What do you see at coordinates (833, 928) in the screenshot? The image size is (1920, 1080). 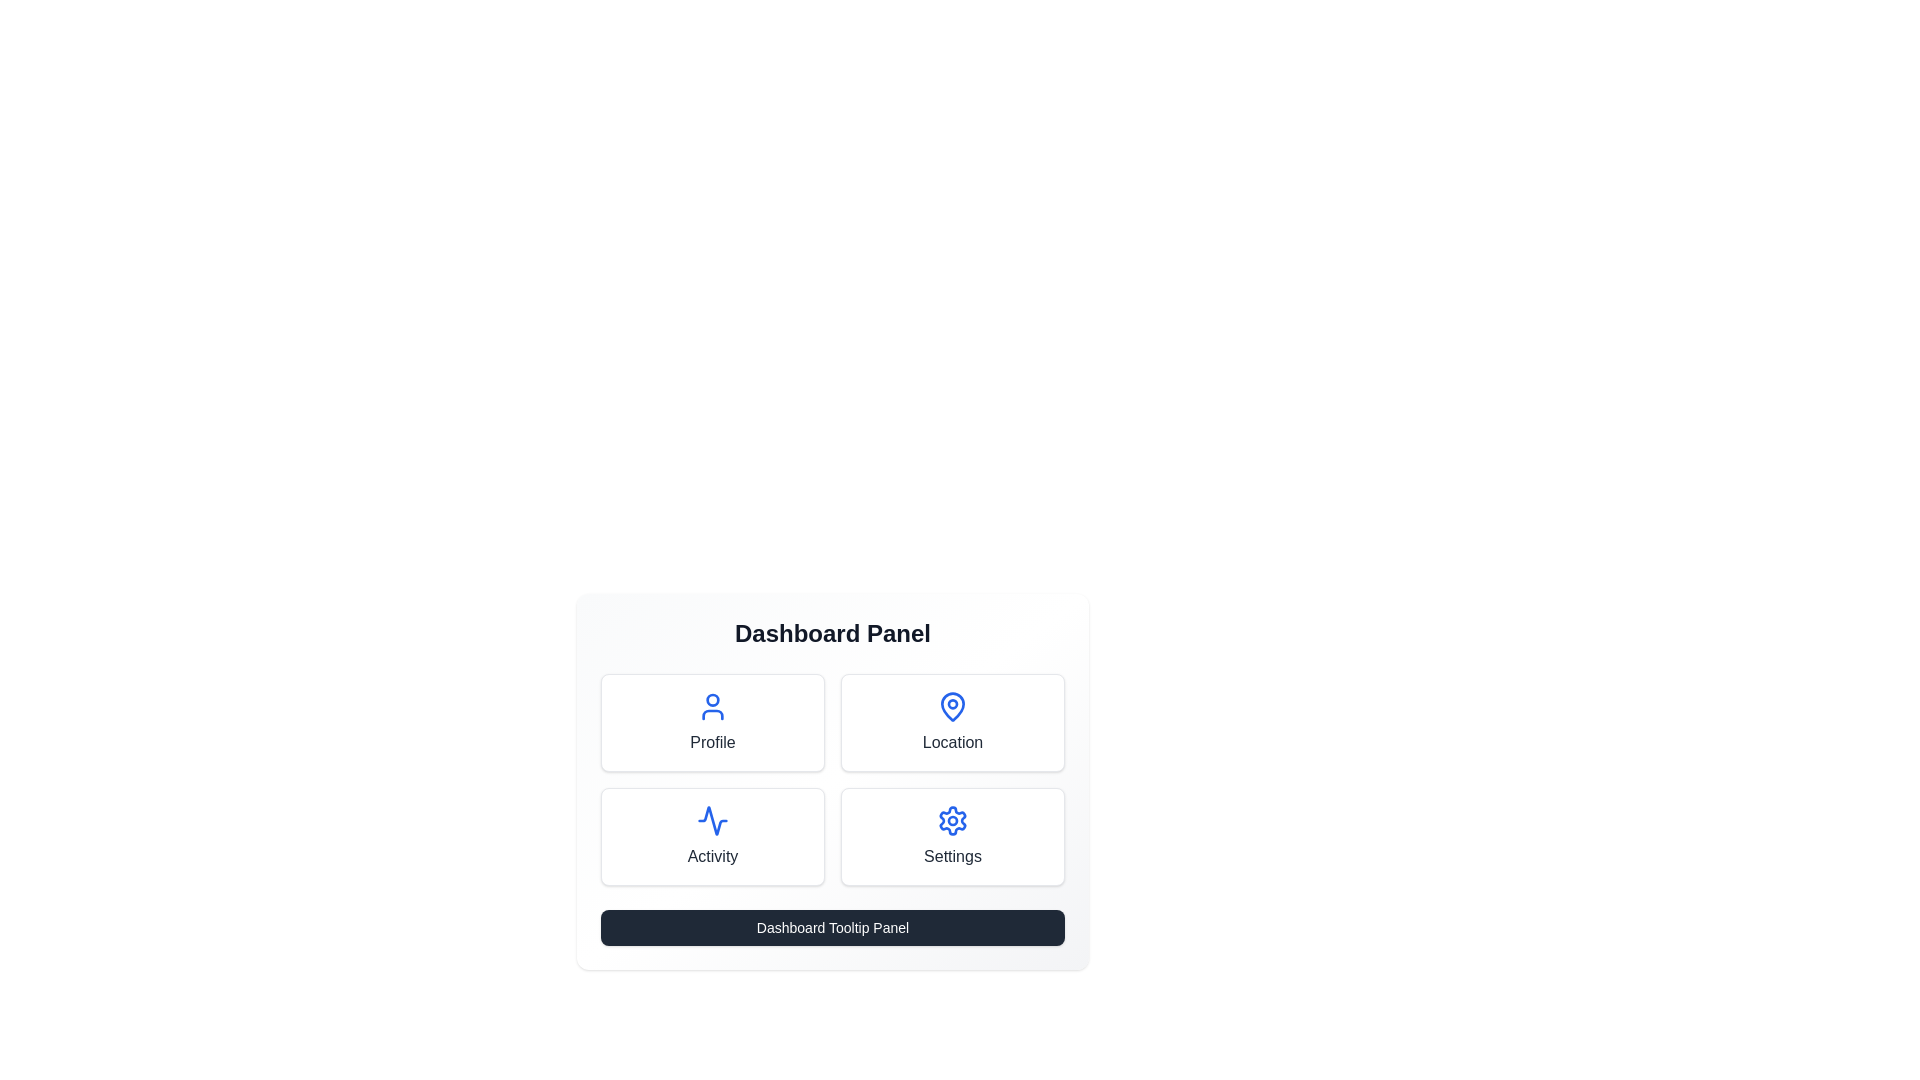 I see `the static informational panel located at the bottom of the dashboard, below the Profile, Location, Activity, and Settings buttons` at bounding box center [833, 928].